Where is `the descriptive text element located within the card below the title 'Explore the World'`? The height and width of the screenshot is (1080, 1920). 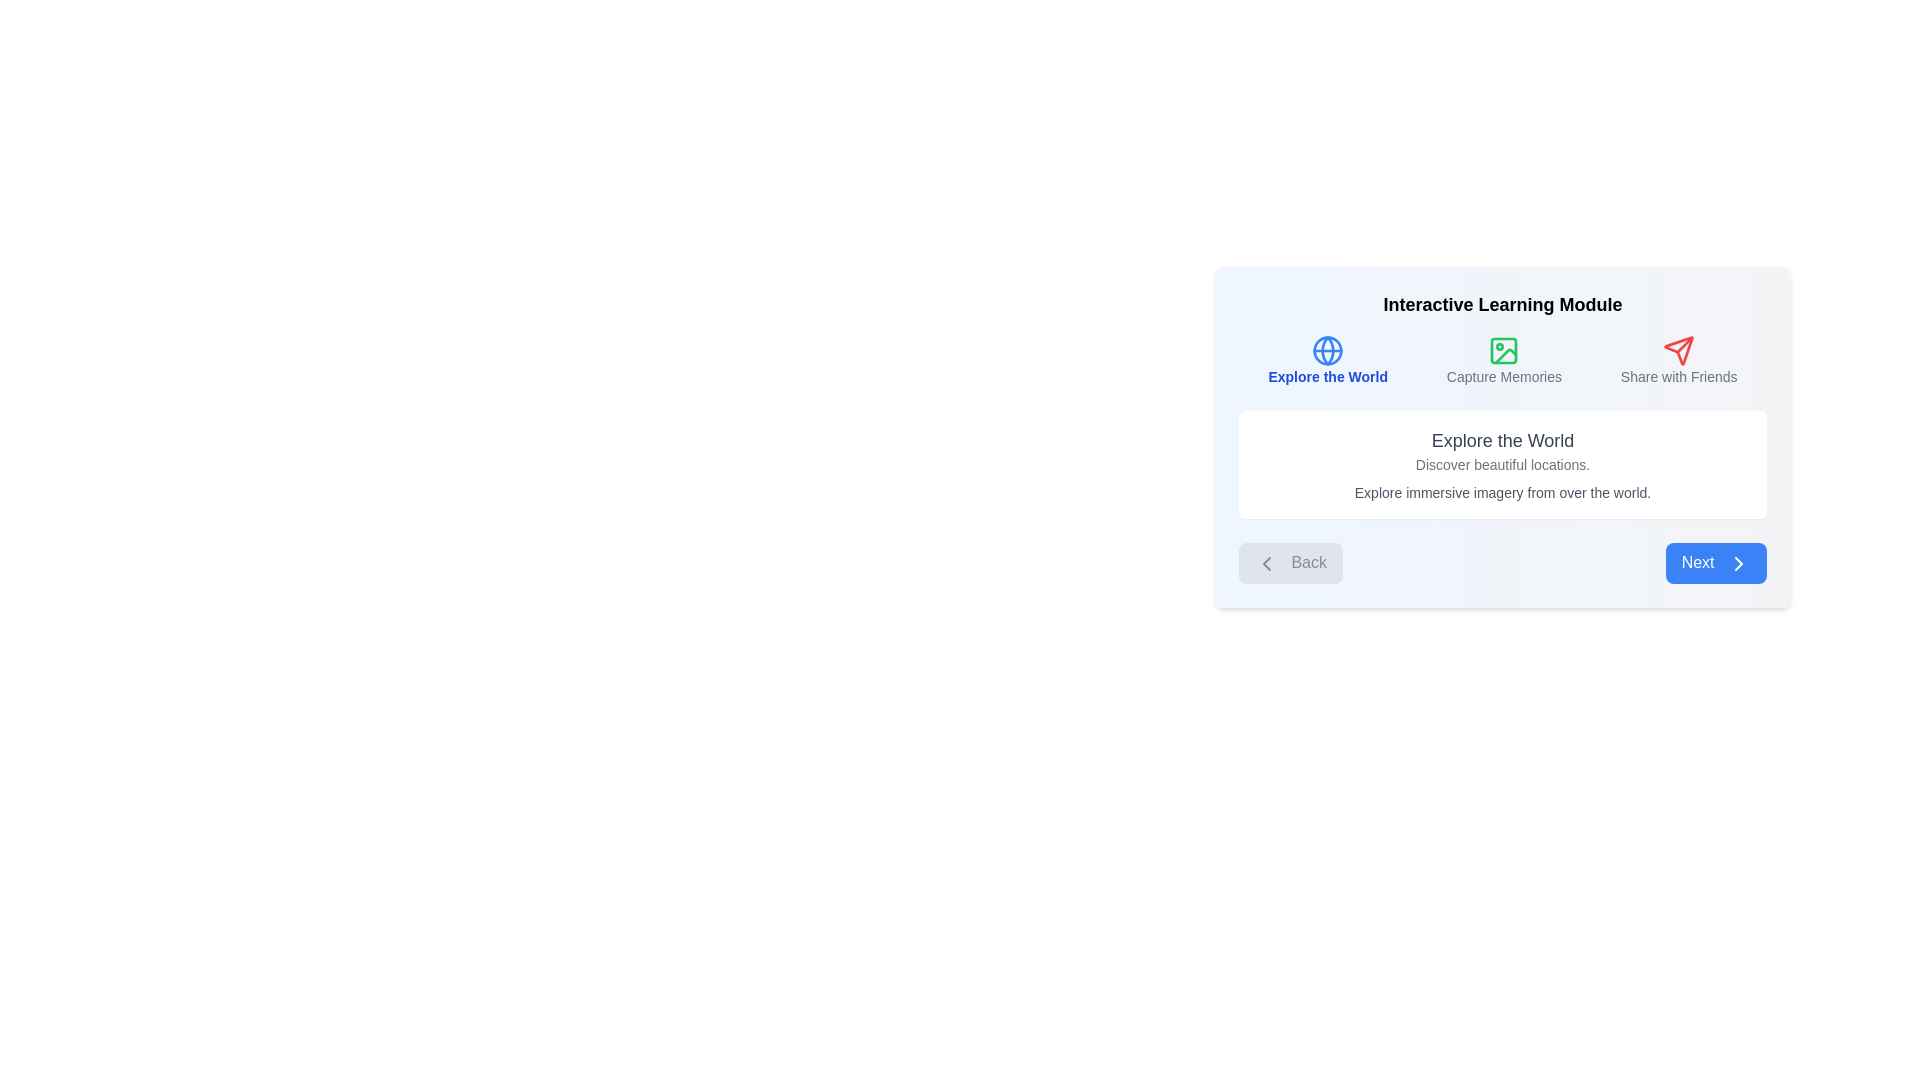 the descriptive text element located within the card below the title 'Explore the World' is located at coordinates (1502, 465).